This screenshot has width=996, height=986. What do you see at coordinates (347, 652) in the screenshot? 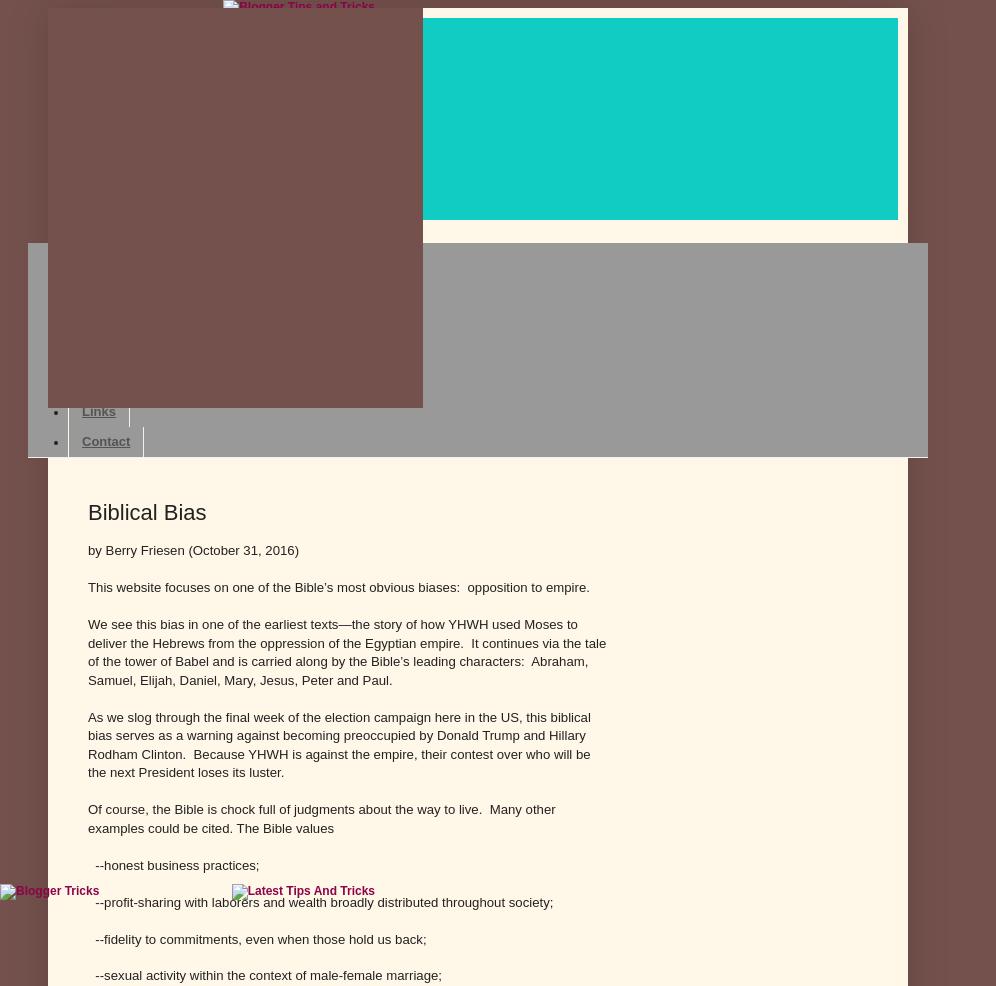
I see `'We see this bias in one of the earliest texts—the story of how YHWH used Moses to deliver the Hebrews from the oppression of the Egyptian empire.  It continues via the tale of the tower of Babel and is carried along by the Bible’s leading characters:  Abraham, Samuel, Elijah, Daniel, Mary, Jesus, Peter and Paul.'` at bounding box center [347, 652].